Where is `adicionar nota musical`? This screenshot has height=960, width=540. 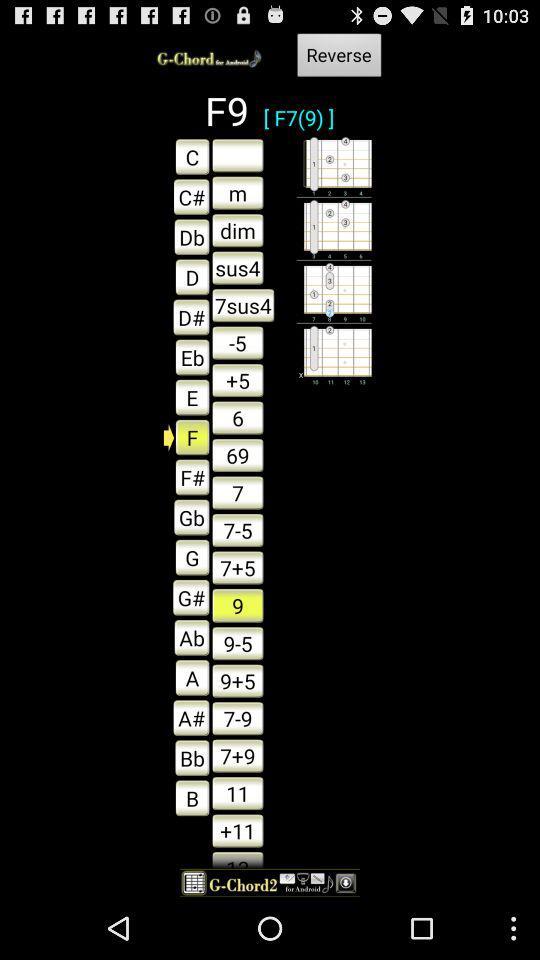
adicionar nota musical is located at coordinates (237, 154).